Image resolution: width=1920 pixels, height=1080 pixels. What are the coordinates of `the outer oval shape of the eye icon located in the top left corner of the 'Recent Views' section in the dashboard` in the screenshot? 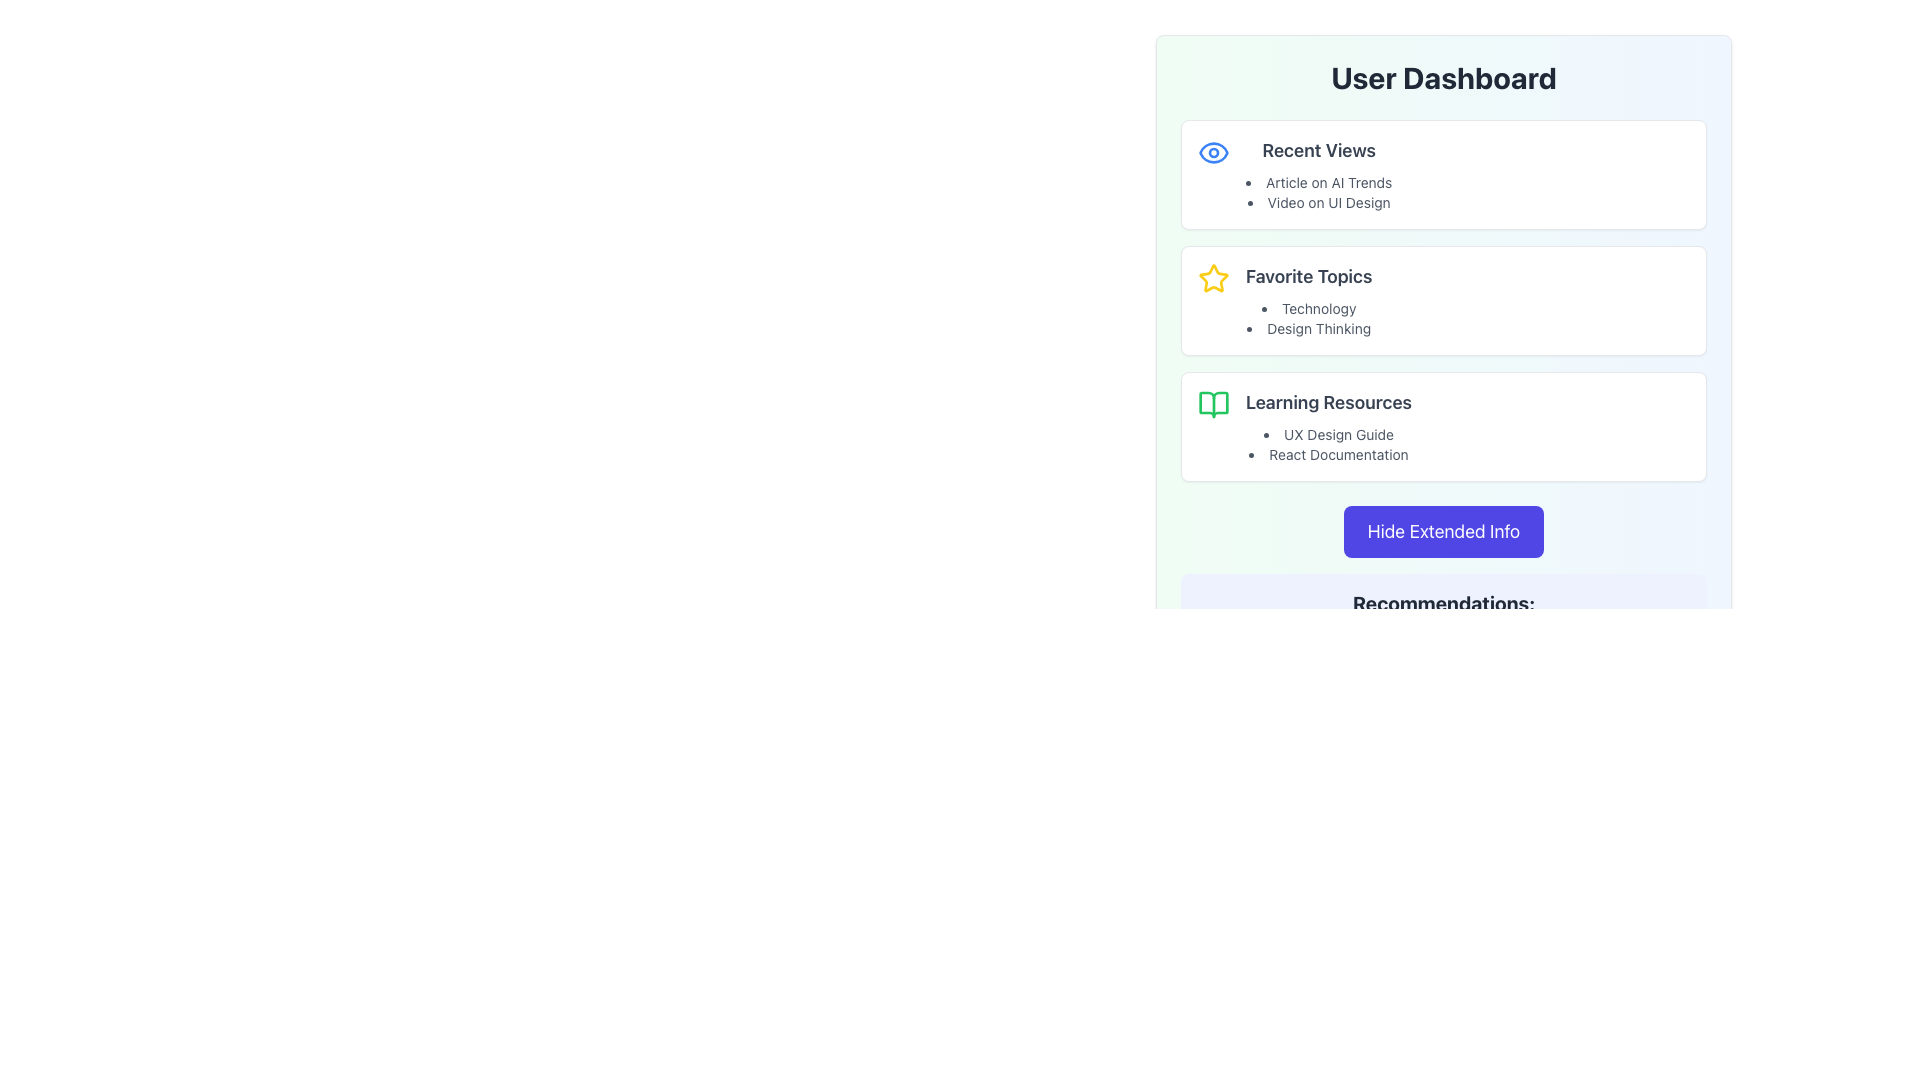 It's located at (1213, 150).